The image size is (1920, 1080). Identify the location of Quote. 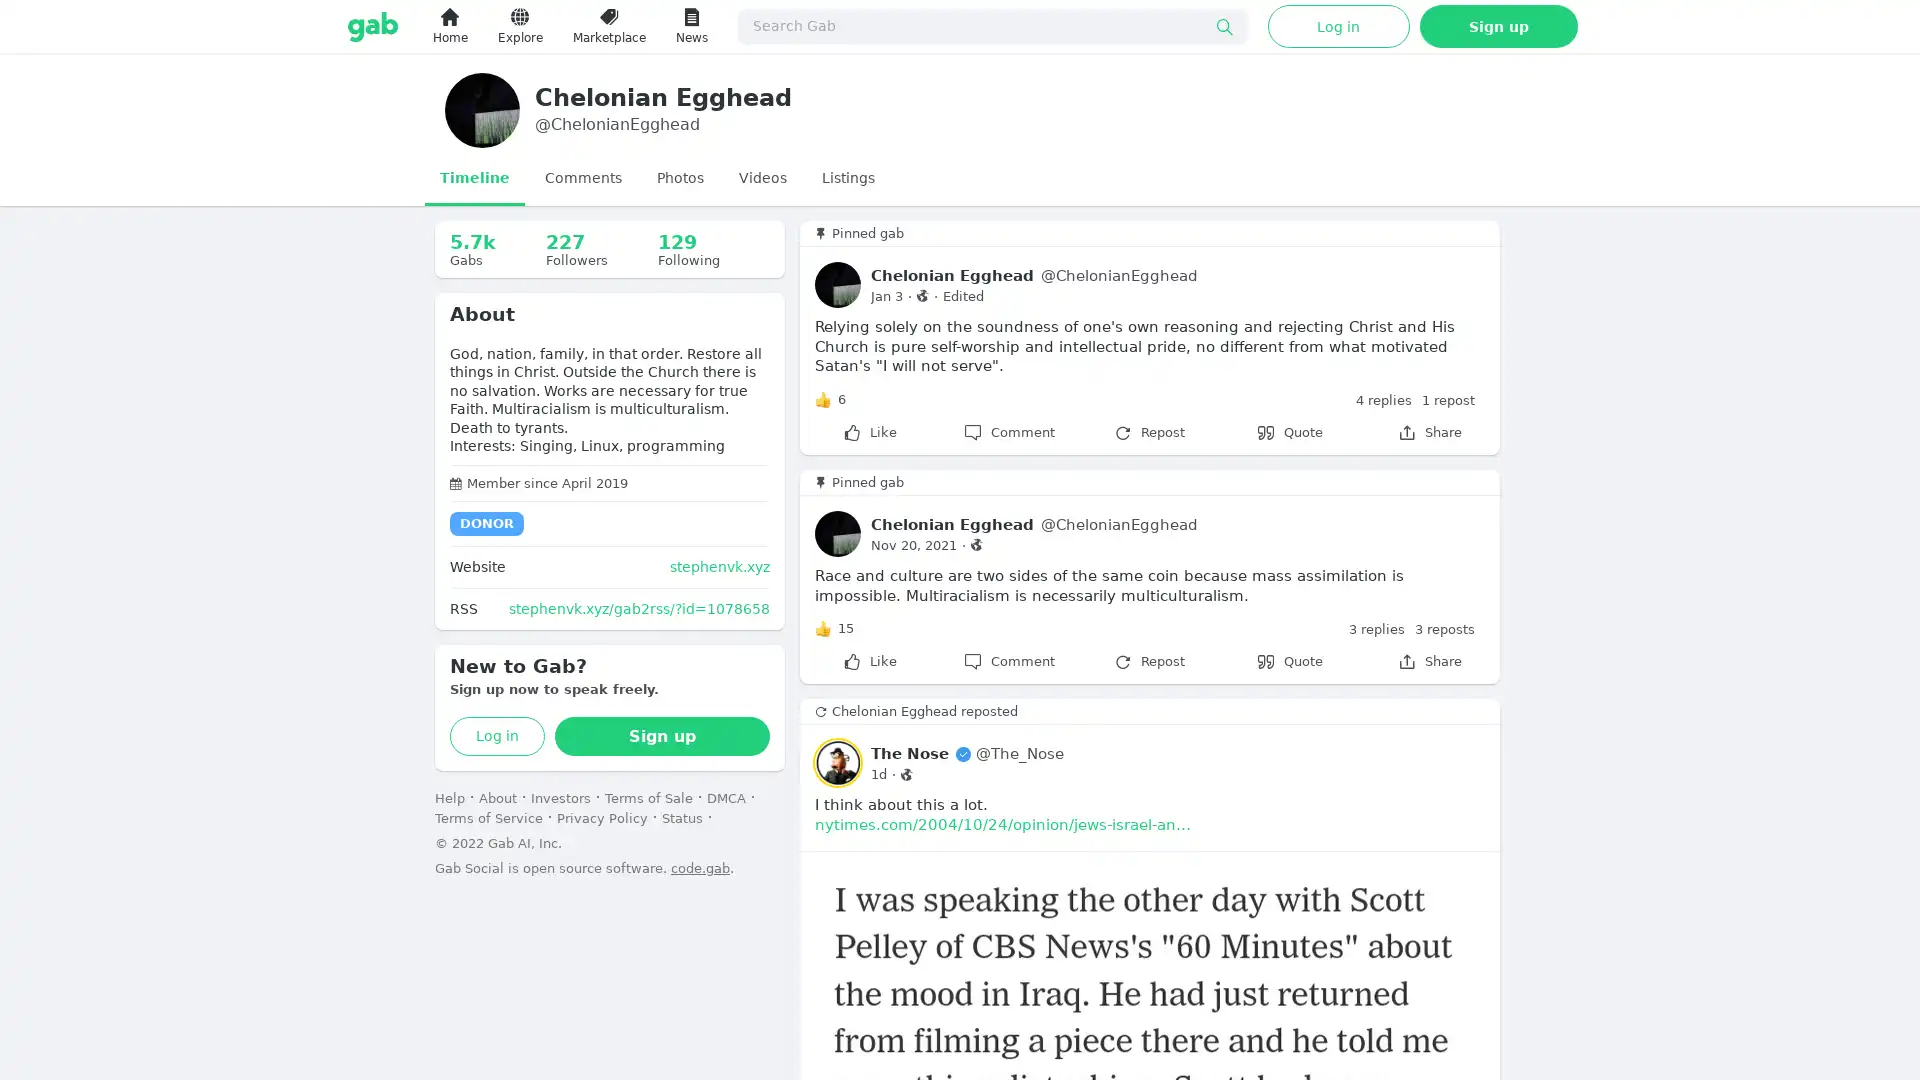
(1290, 431).